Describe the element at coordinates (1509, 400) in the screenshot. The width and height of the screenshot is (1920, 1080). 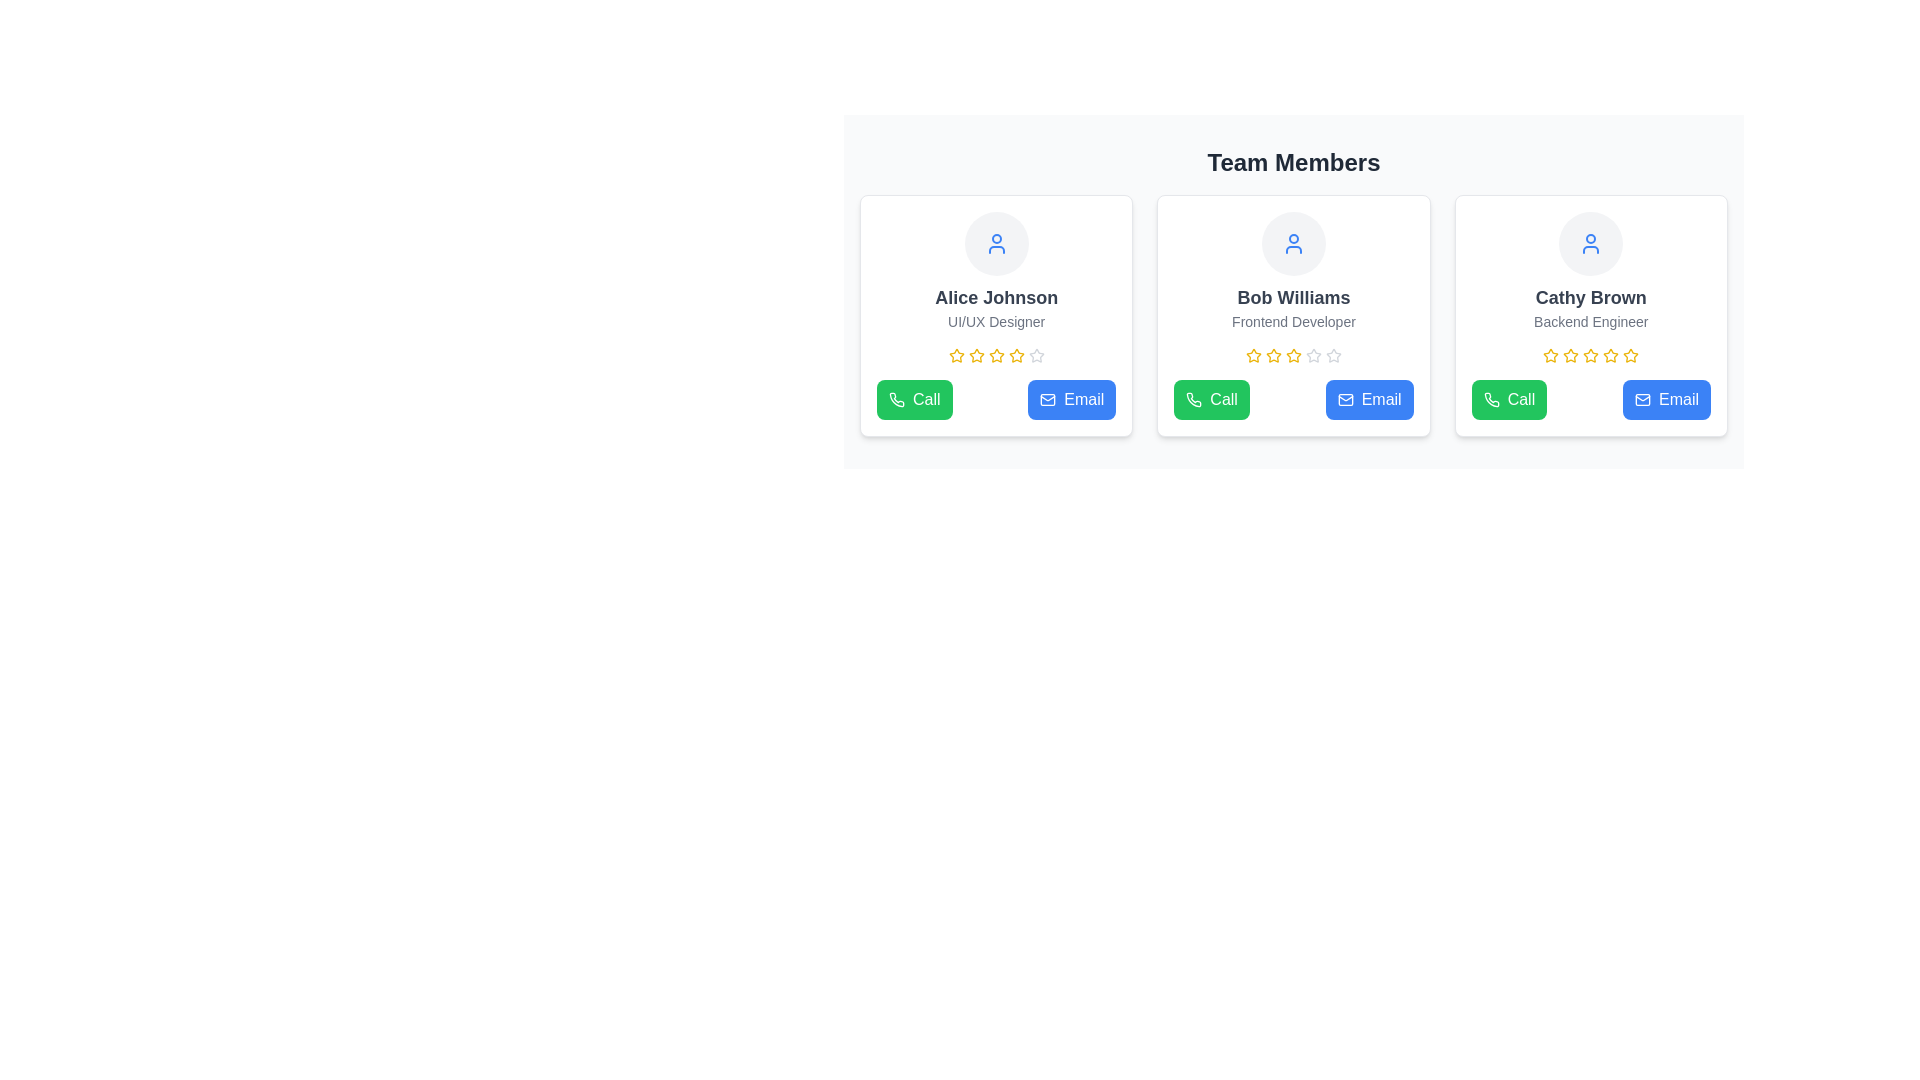
I see `the call button located in the bottom-left corner of the 'Cathy Brown, Backend Engineer' card to initiate a call` at that location.